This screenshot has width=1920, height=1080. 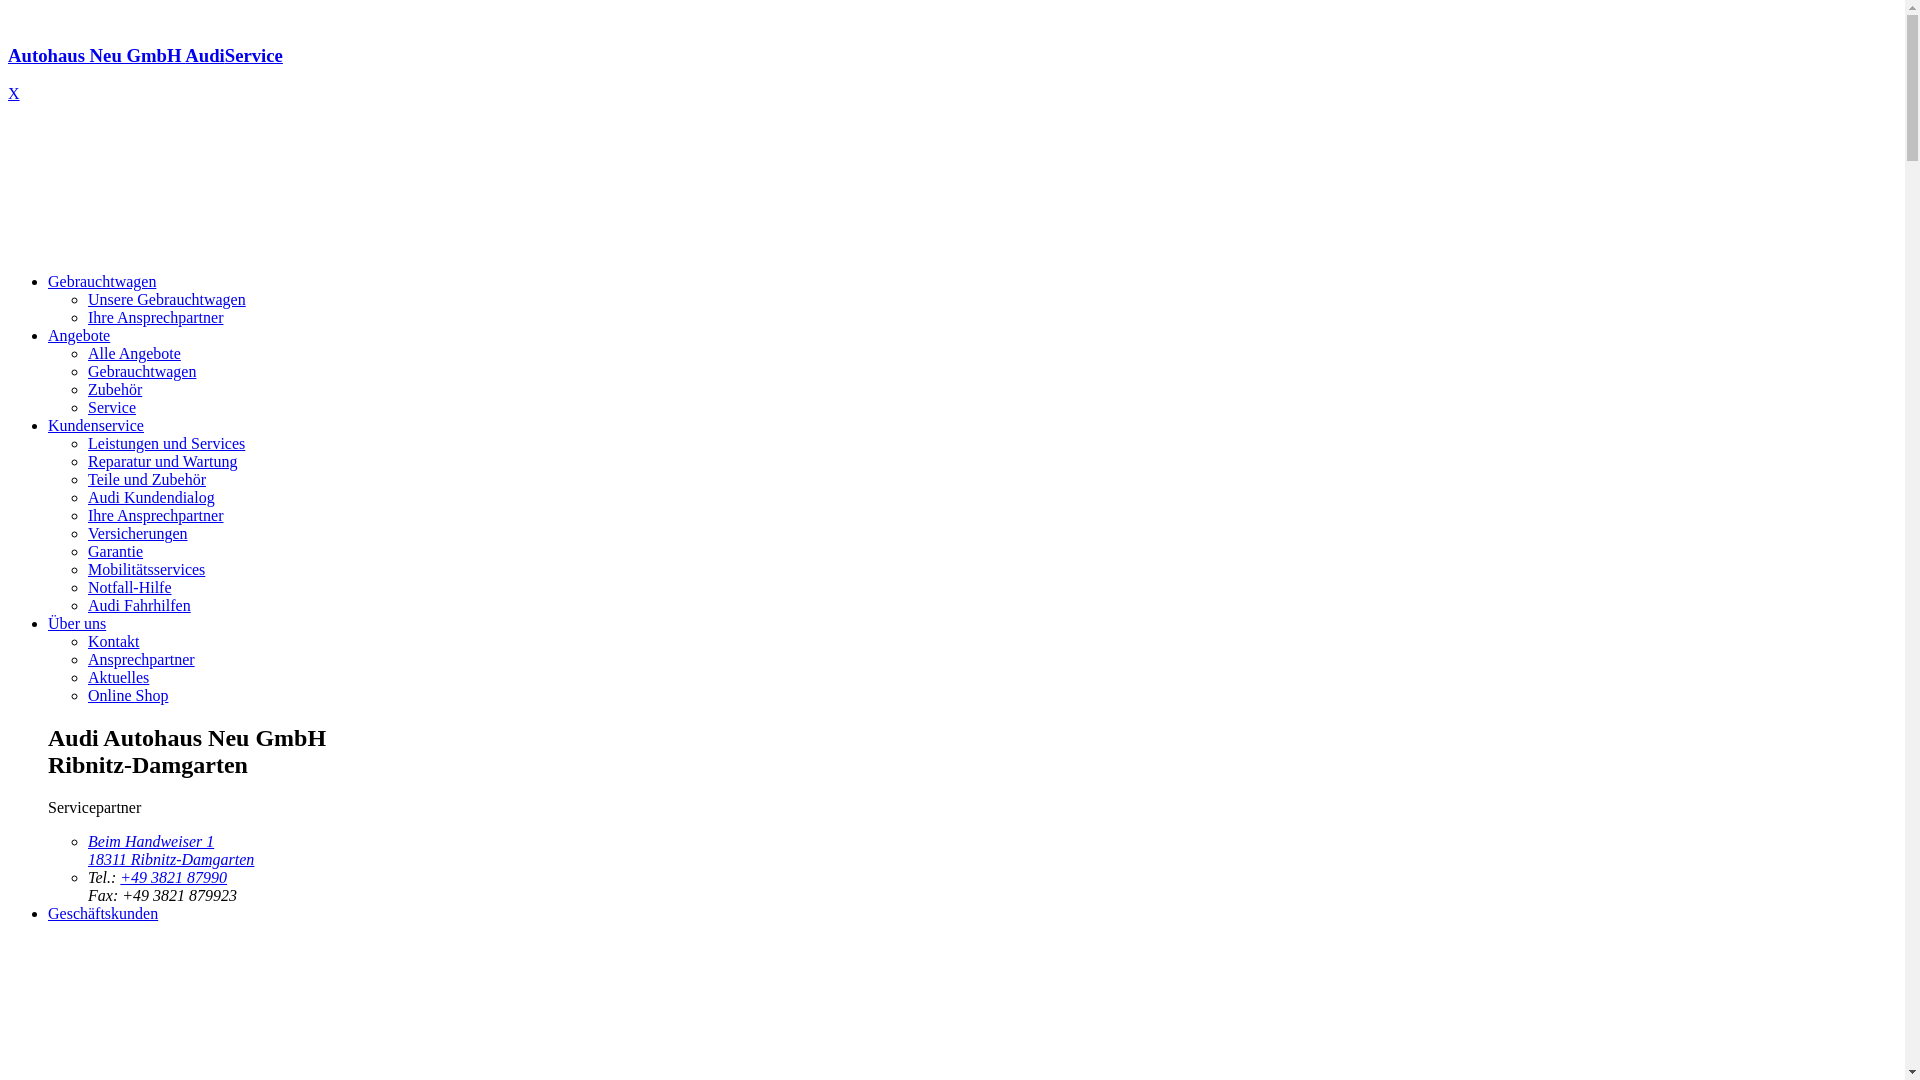 I want to click on 'Alle Angebote', so click(x=133, y=352).